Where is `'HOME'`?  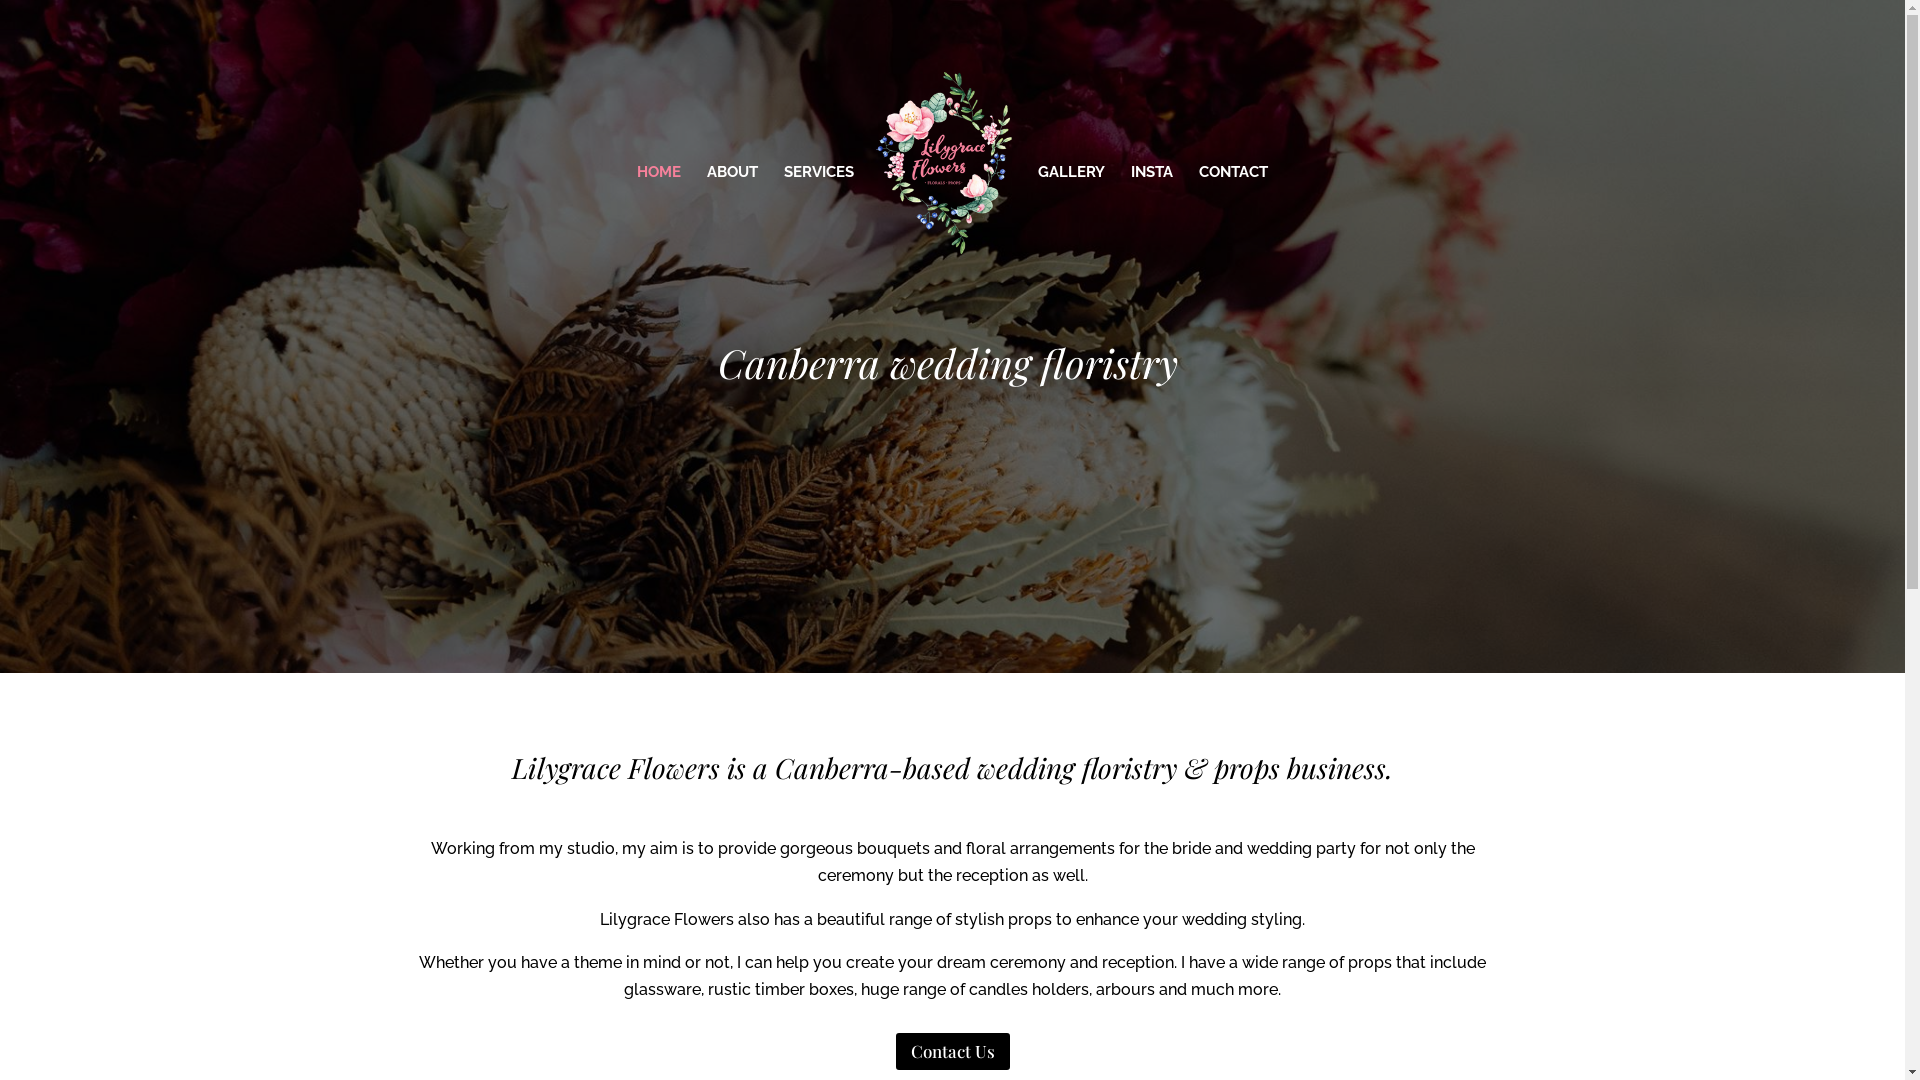 'HOME' is located at coordinates (636, 224).